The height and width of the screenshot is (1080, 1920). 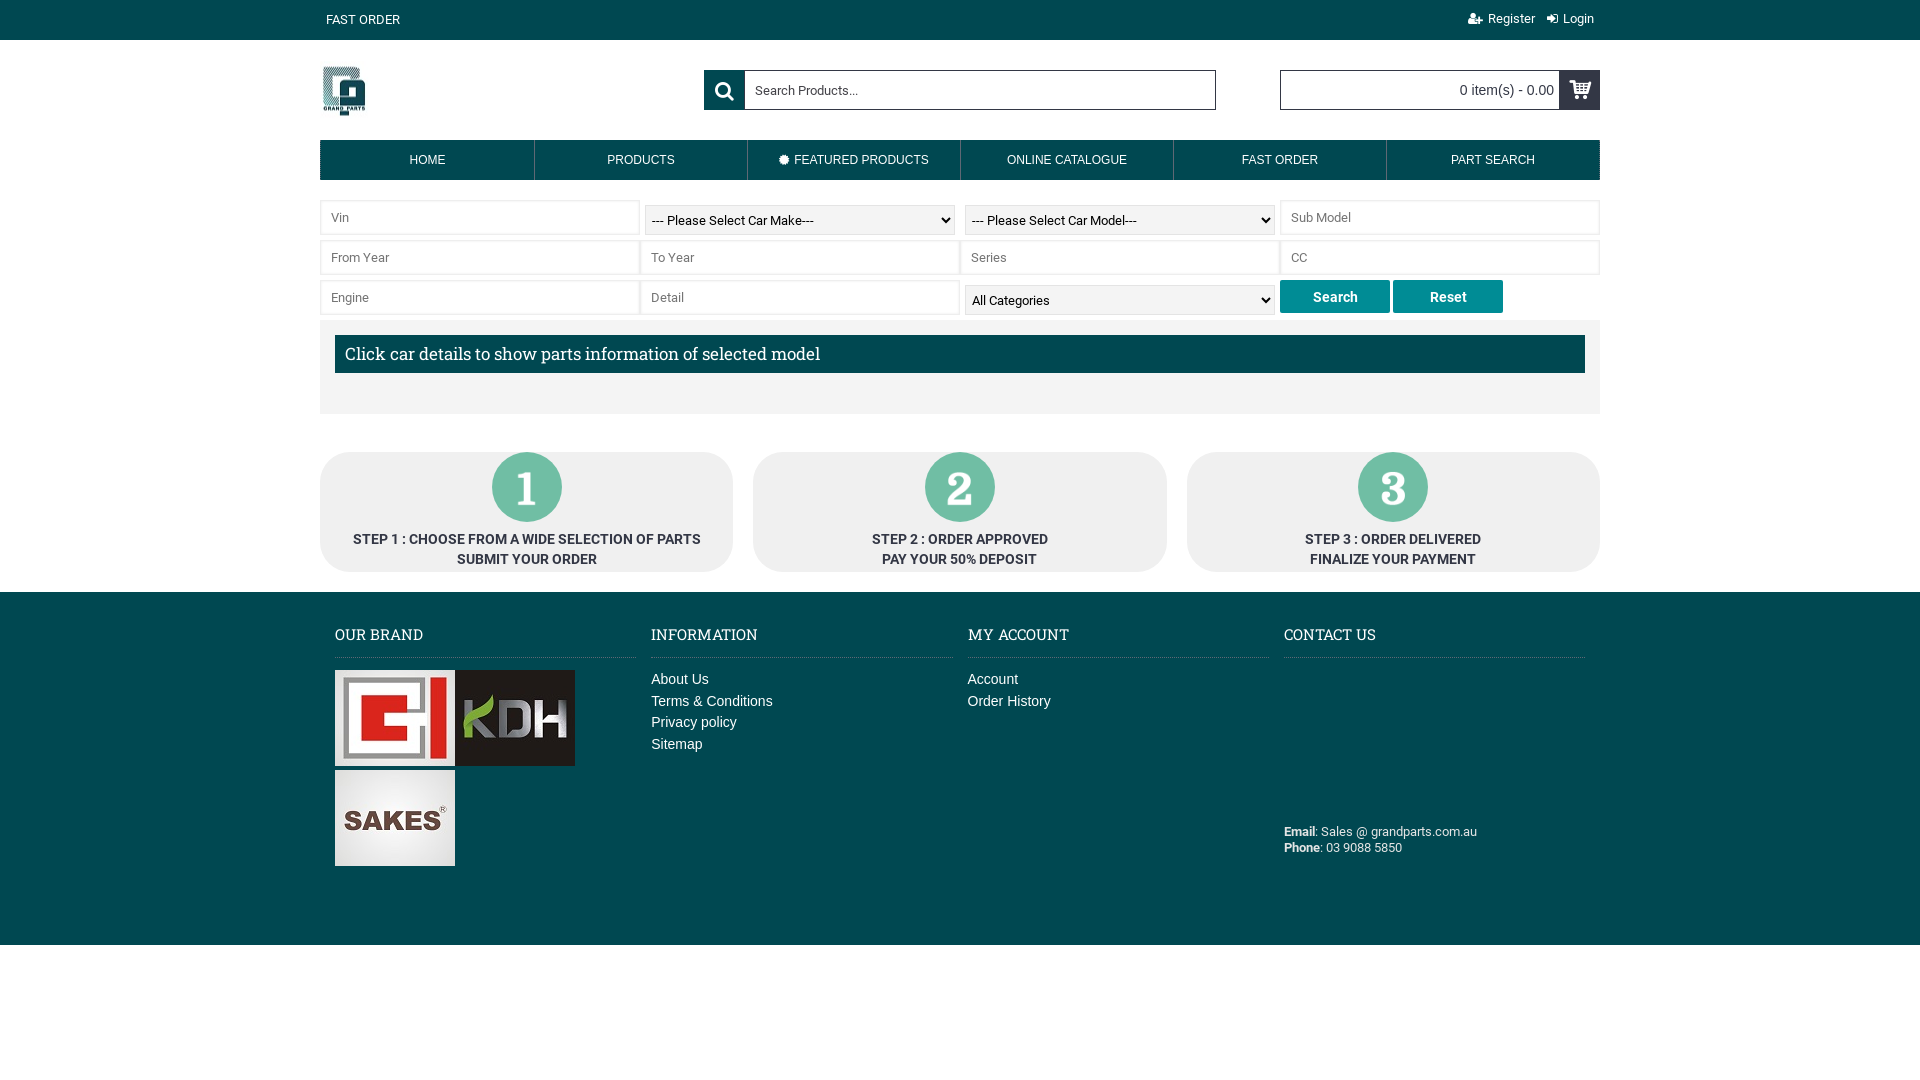 I want to click on '0 item(s) - 0.00', so click(x=1440, y=88).